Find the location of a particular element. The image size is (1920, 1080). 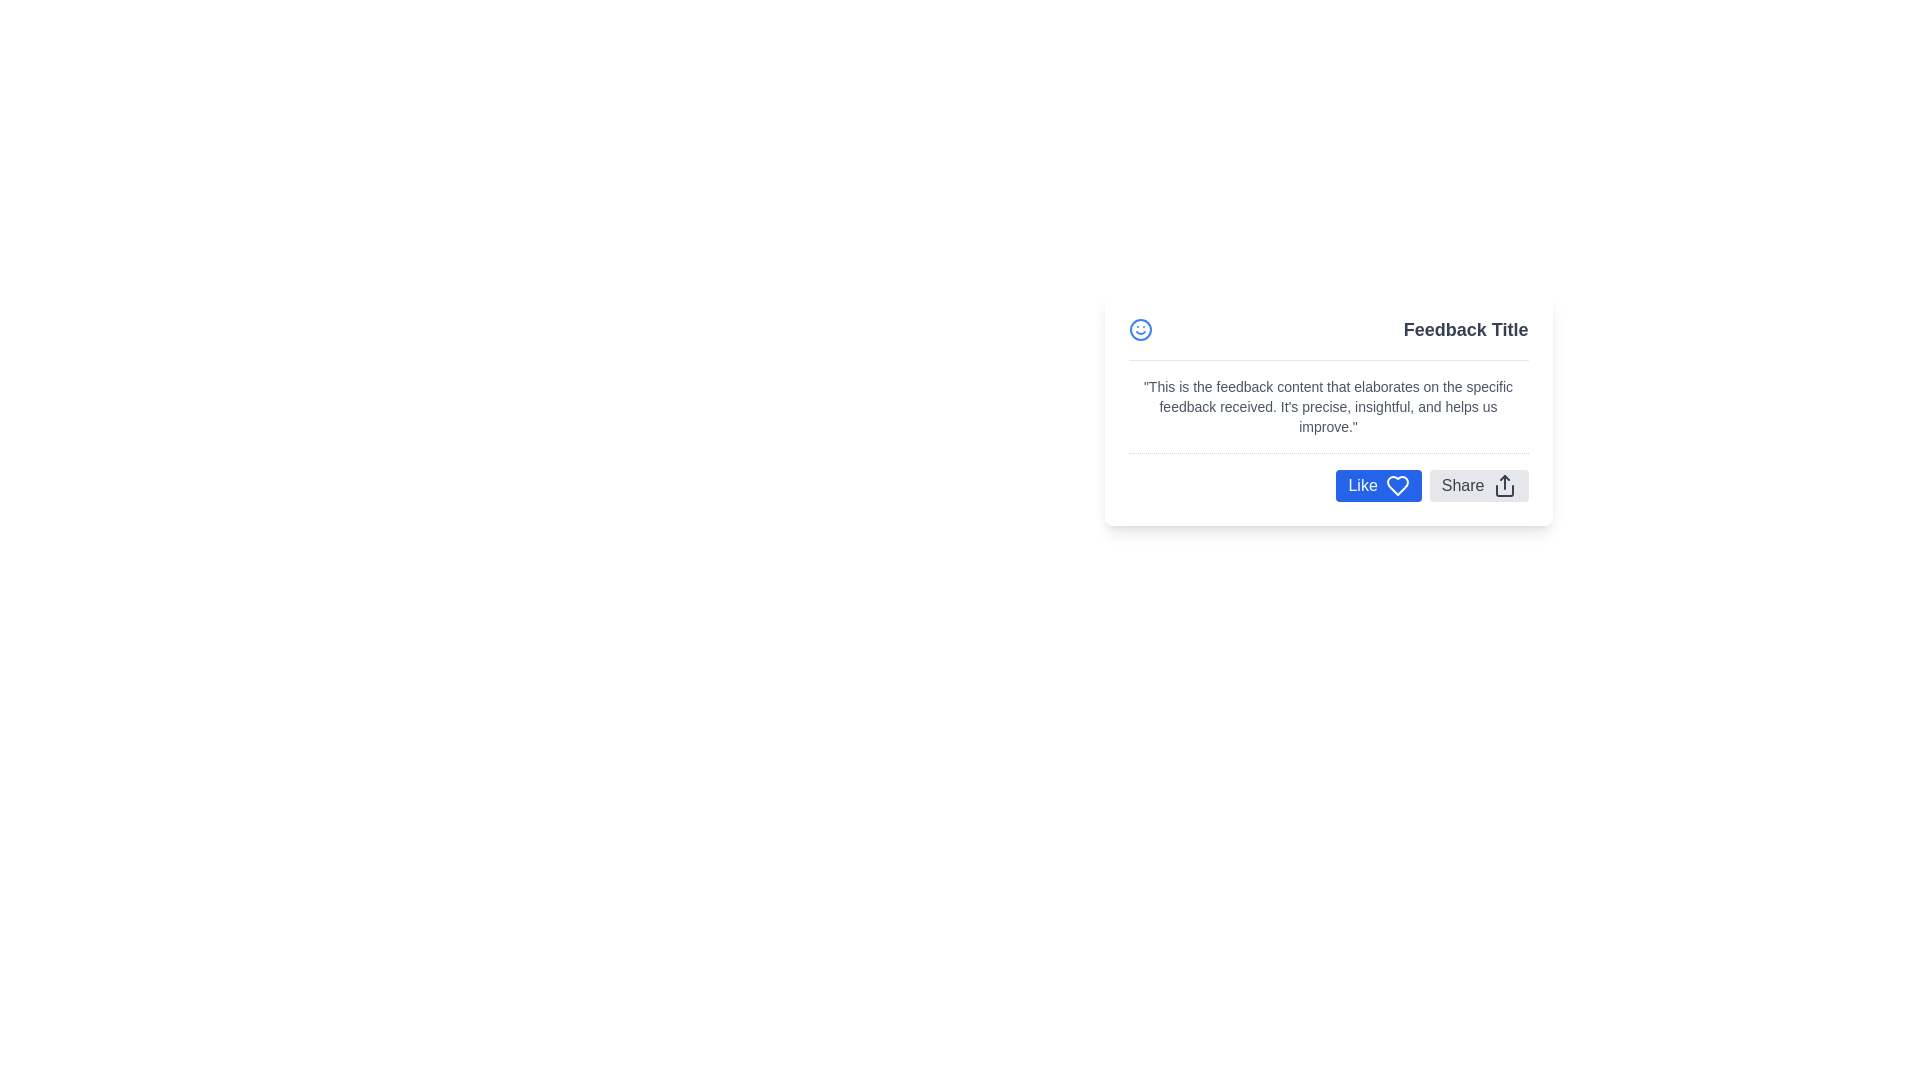

the share icon button, which is a modern, upward-pointing arrow within a rounded rectangular button labeled 'Share', located at the bottom right corner of the feedback card is located at coordinates (1504, 486).